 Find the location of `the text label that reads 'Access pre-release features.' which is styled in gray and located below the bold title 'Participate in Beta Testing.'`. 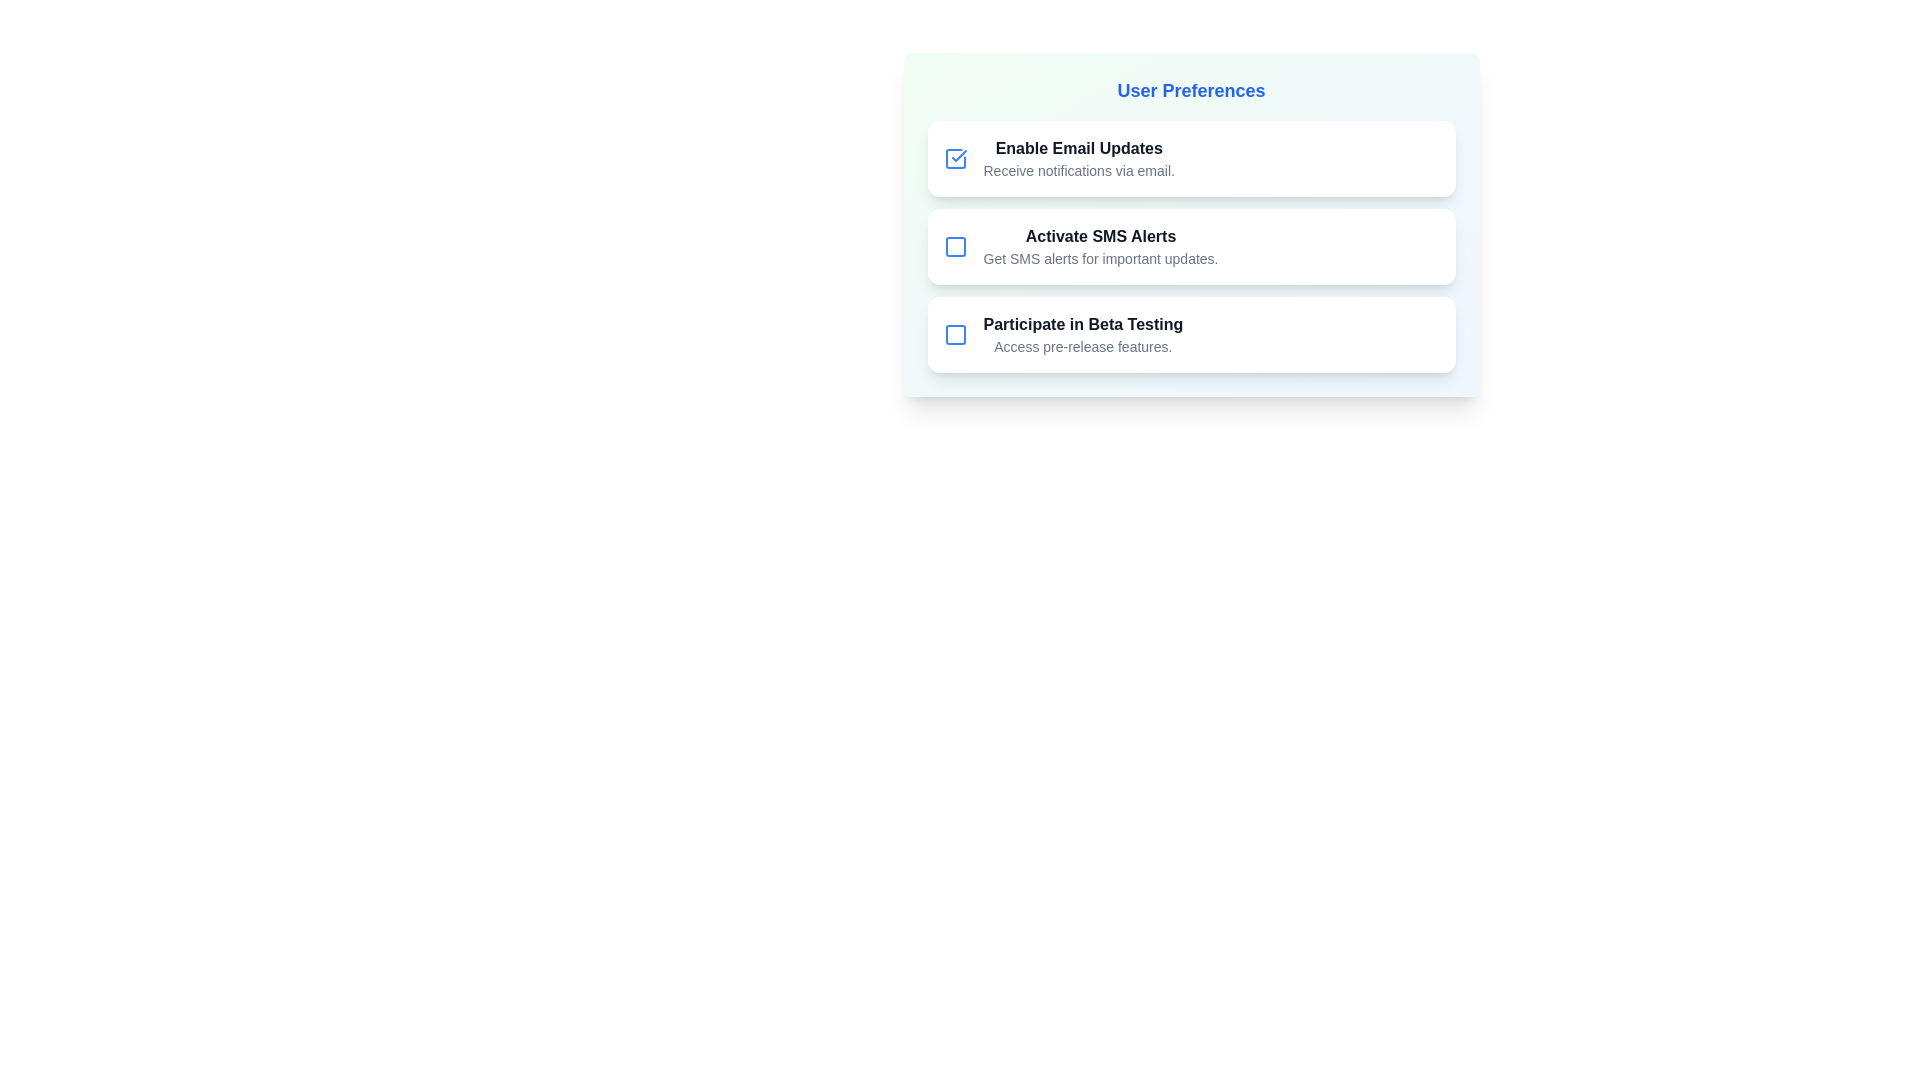

the text label that reads 'Access pre-release features.' which is styled in gray and located below the bold title 'Participate in Beta Testing.' is located at coordinates (1082, 346).